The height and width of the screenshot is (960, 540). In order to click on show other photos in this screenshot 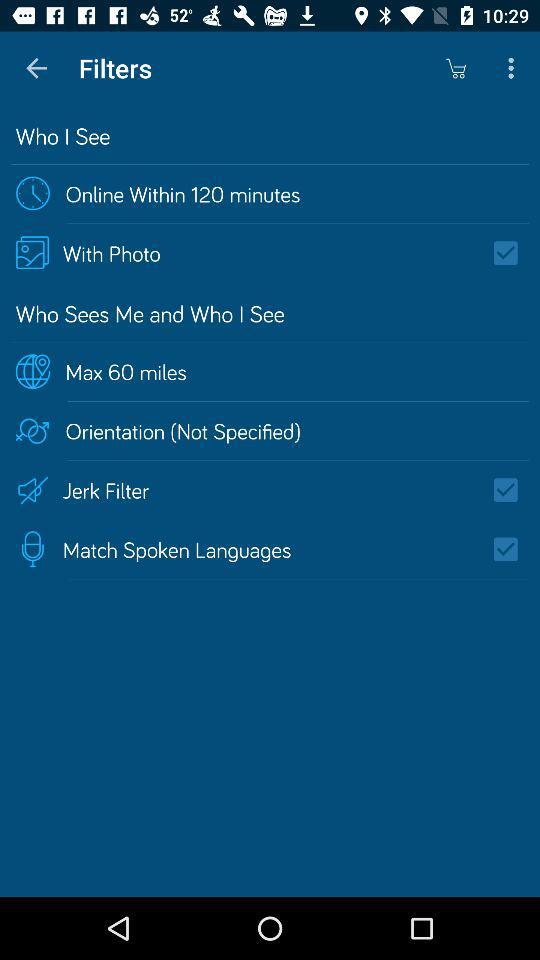, I will do `click(512, 252)`.